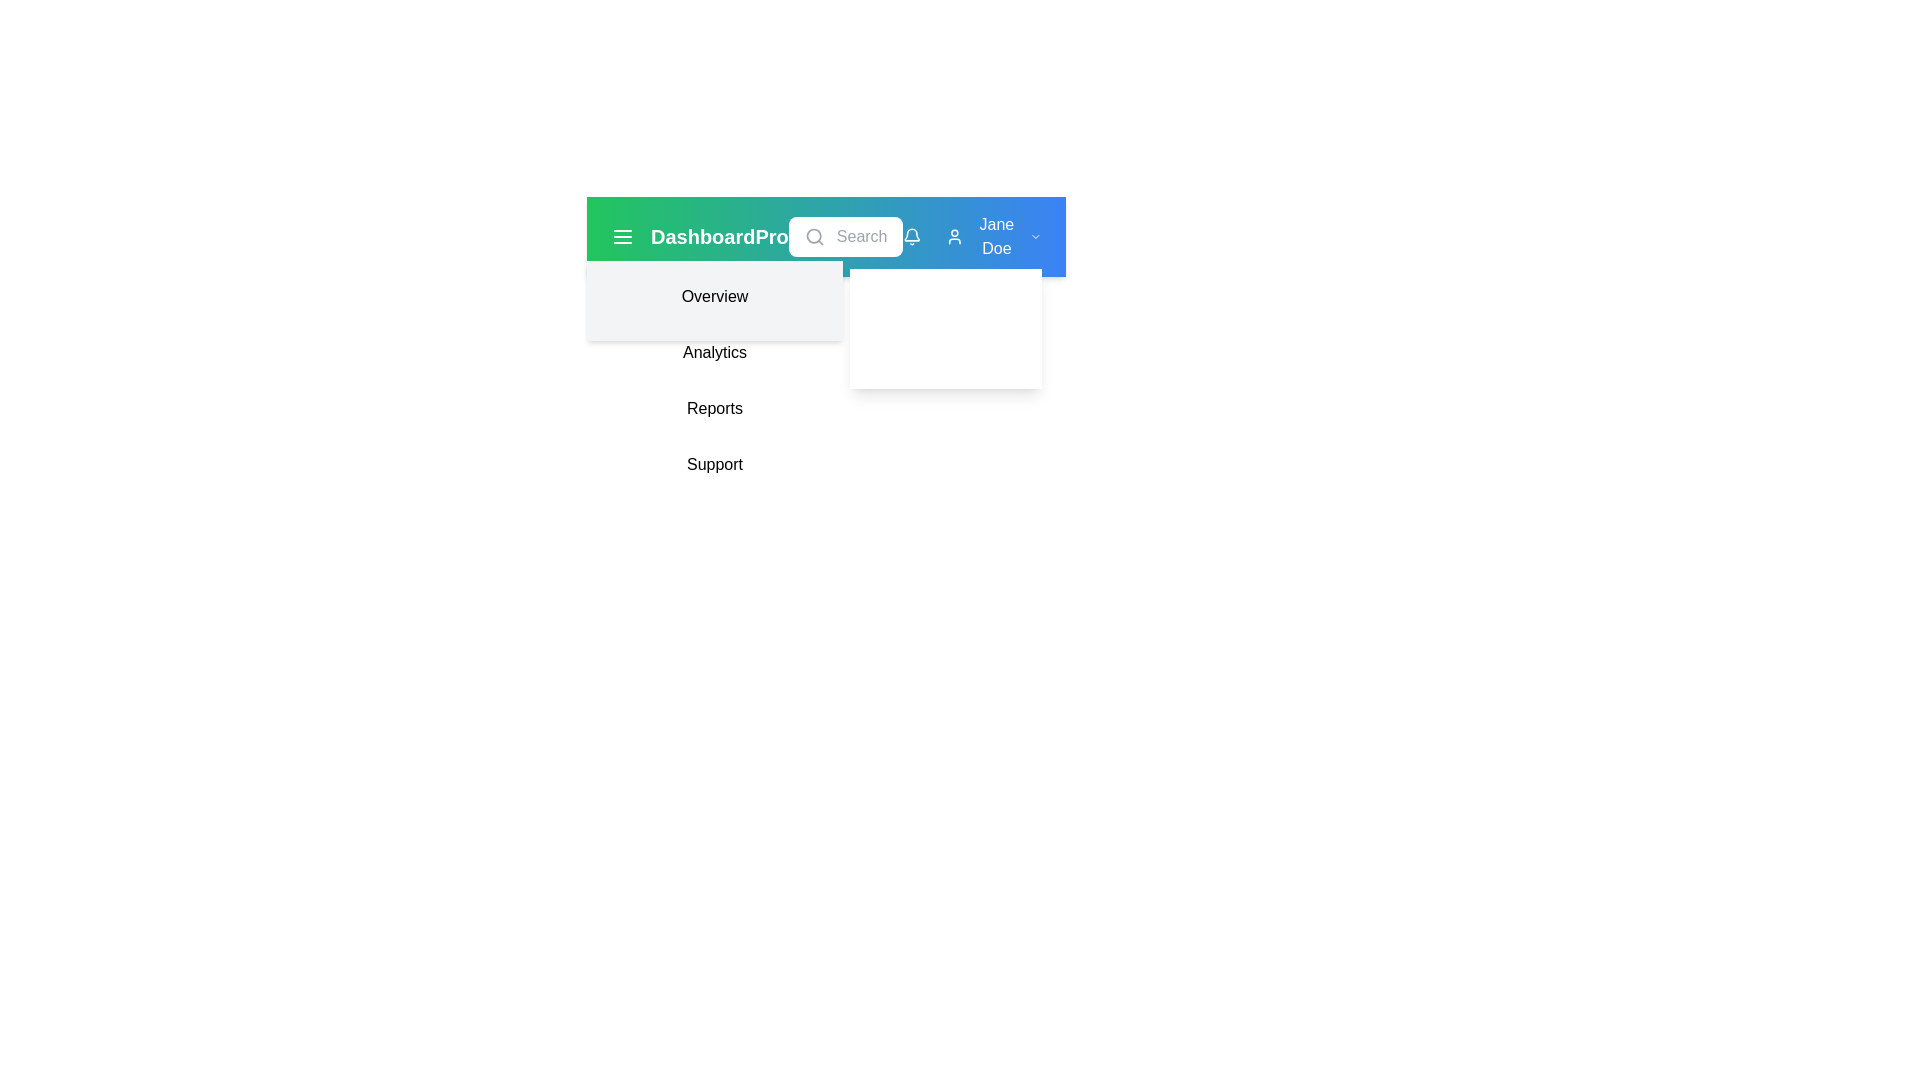  I want to click on the notification icon (bell shape), so click(911, 235).